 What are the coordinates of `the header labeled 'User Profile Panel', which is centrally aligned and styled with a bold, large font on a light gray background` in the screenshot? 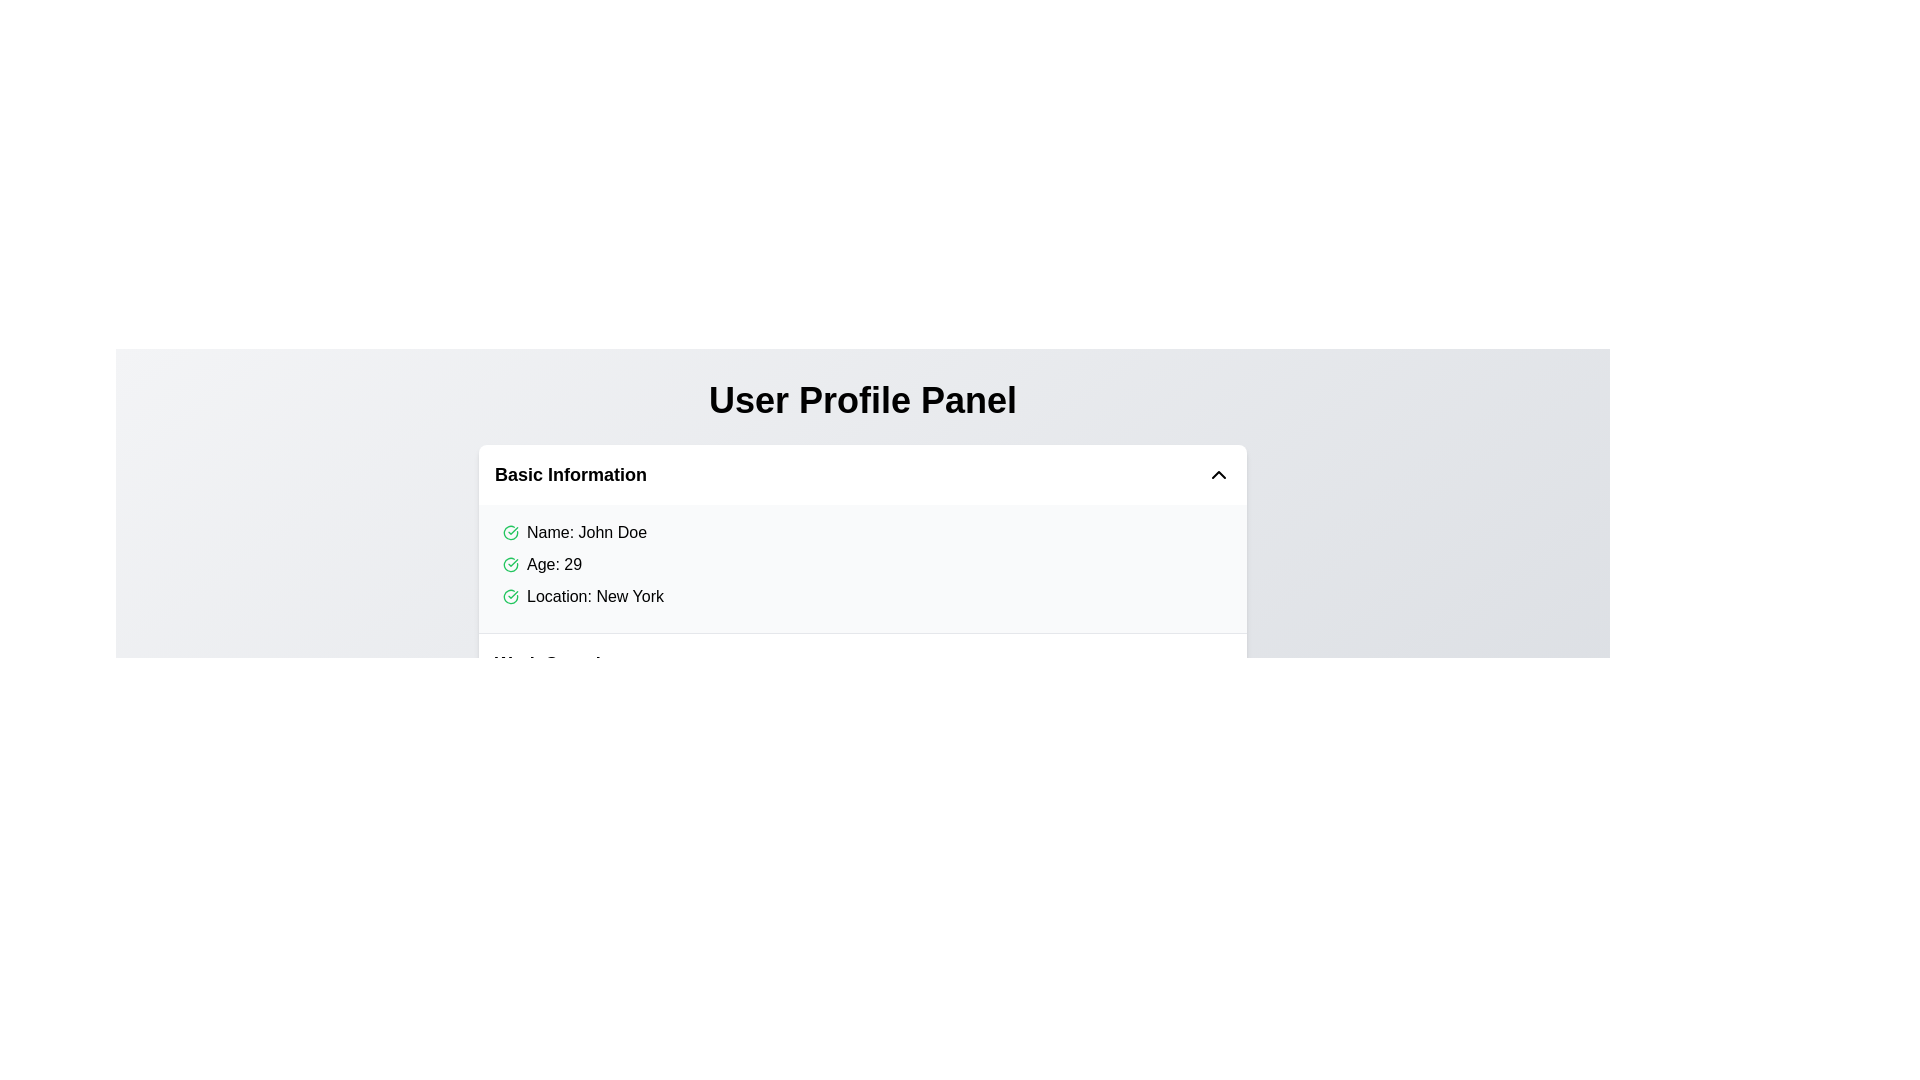 It's located at (863, 401).